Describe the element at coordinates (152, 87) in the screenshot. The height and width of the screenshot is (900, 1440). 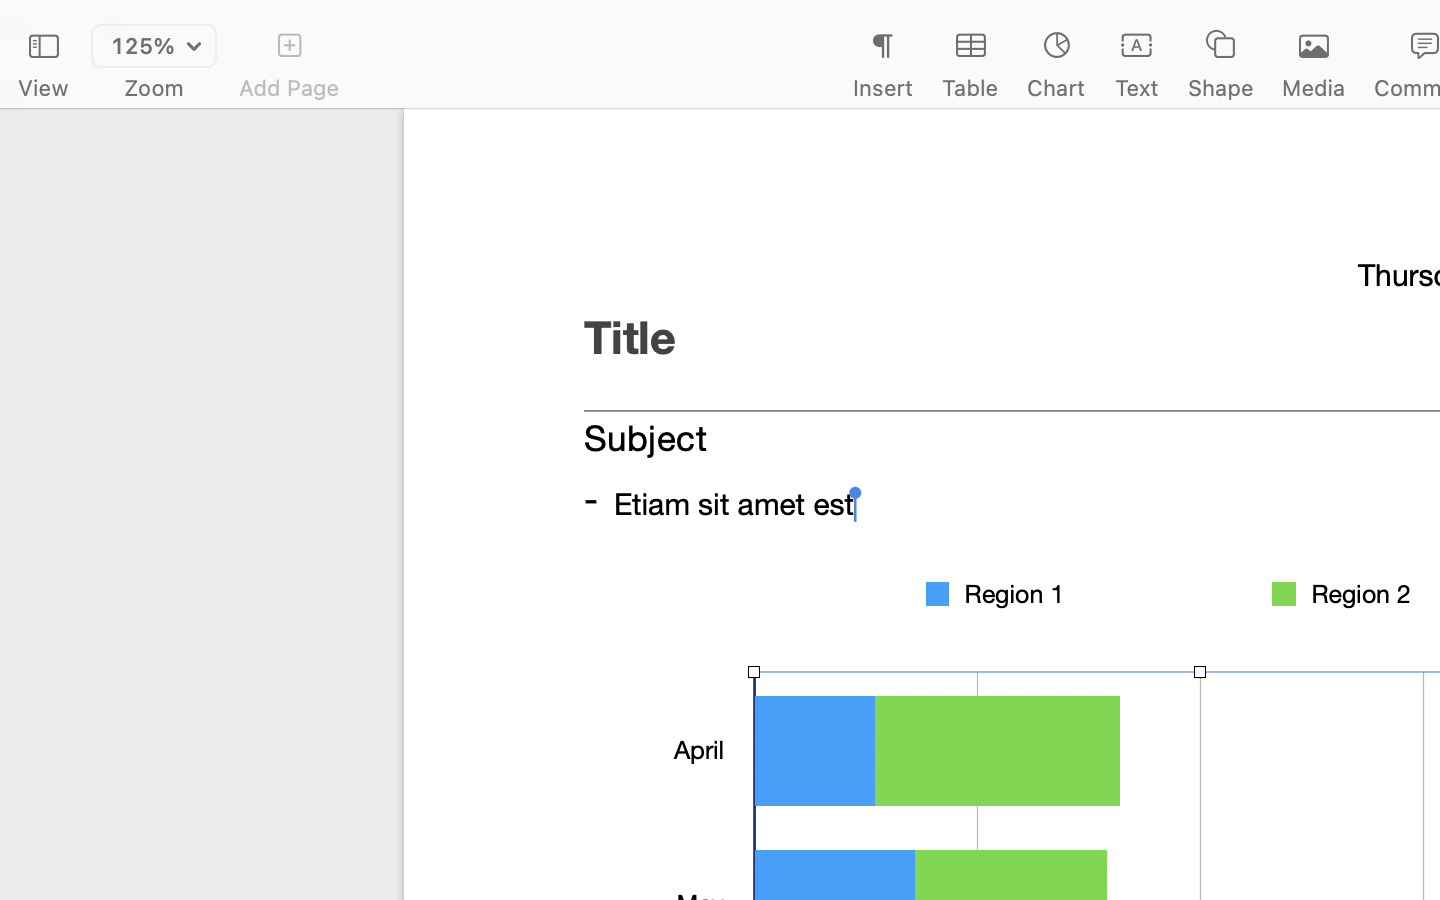
I see `'Zoom'` at that location.